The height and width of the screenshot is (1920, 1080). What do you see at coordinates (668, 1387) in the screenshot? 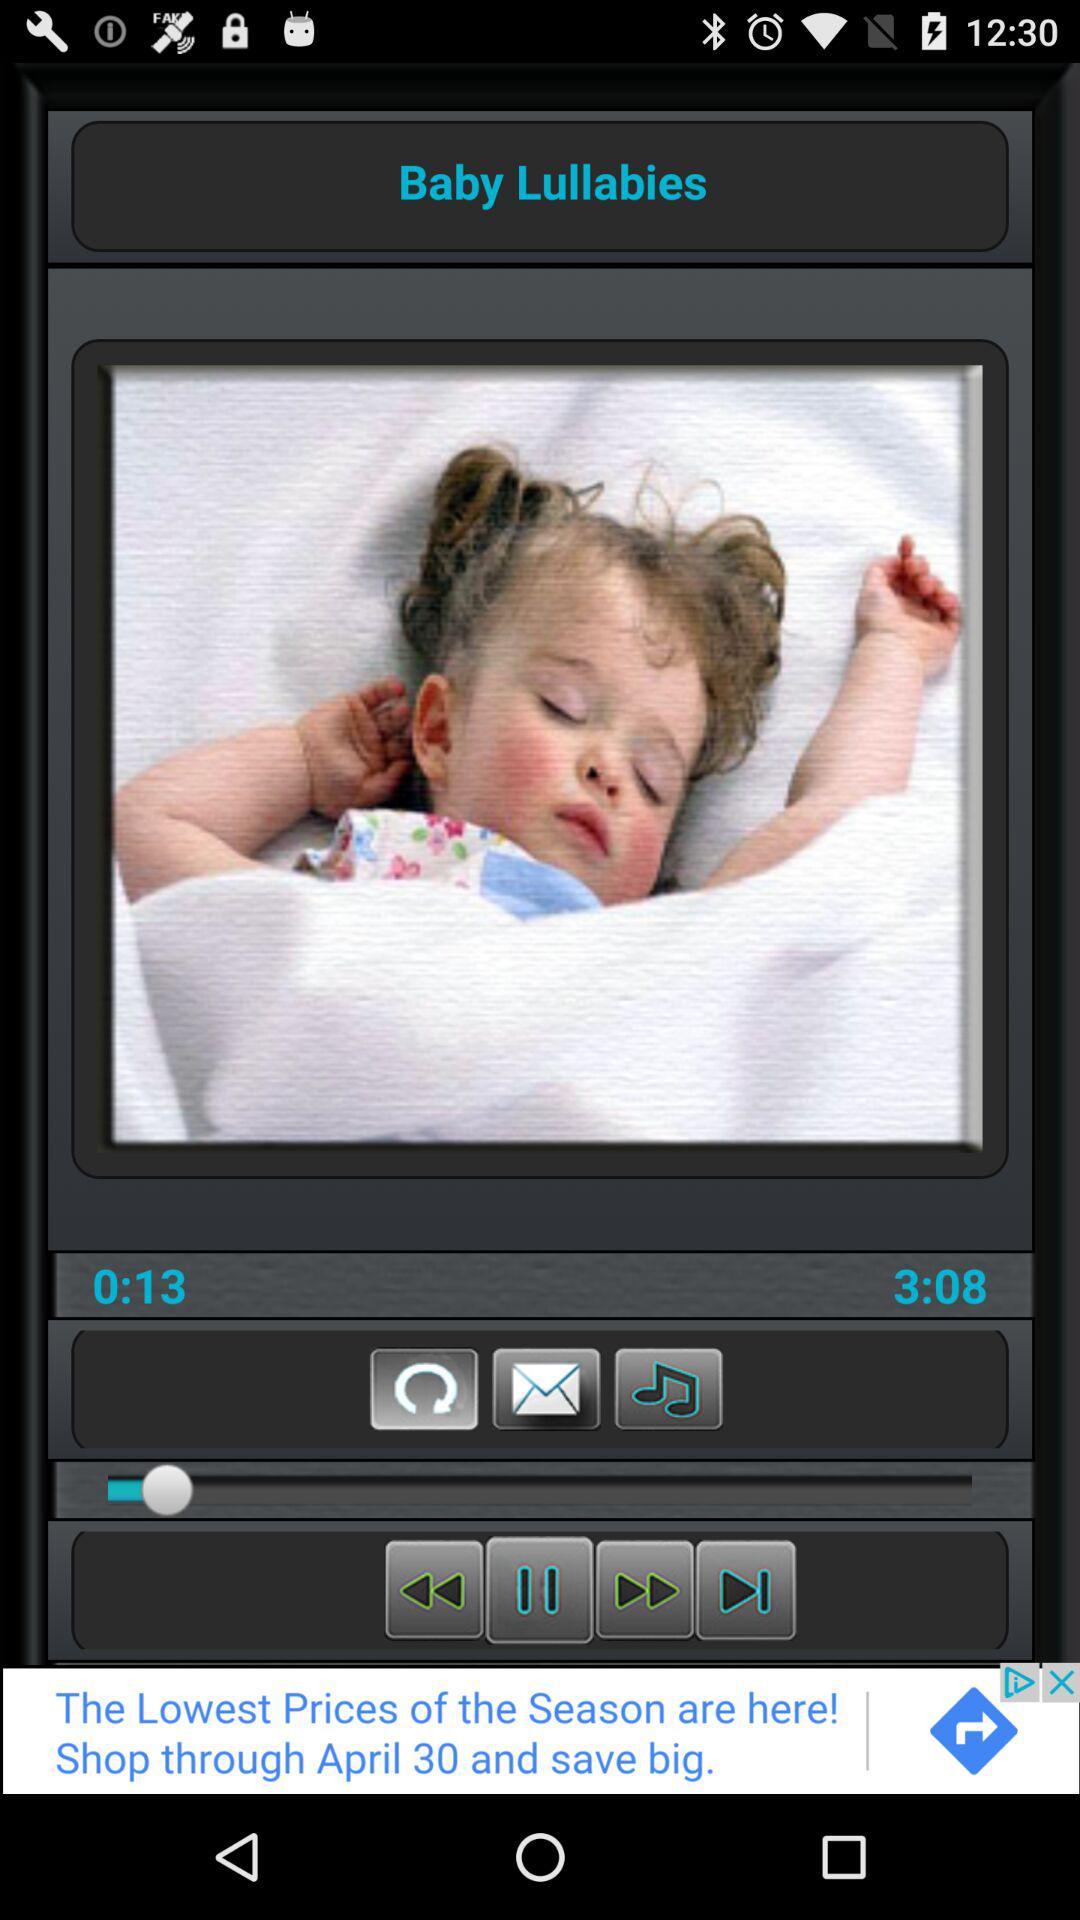
I see `a song` at bounding box center [668, 1387].